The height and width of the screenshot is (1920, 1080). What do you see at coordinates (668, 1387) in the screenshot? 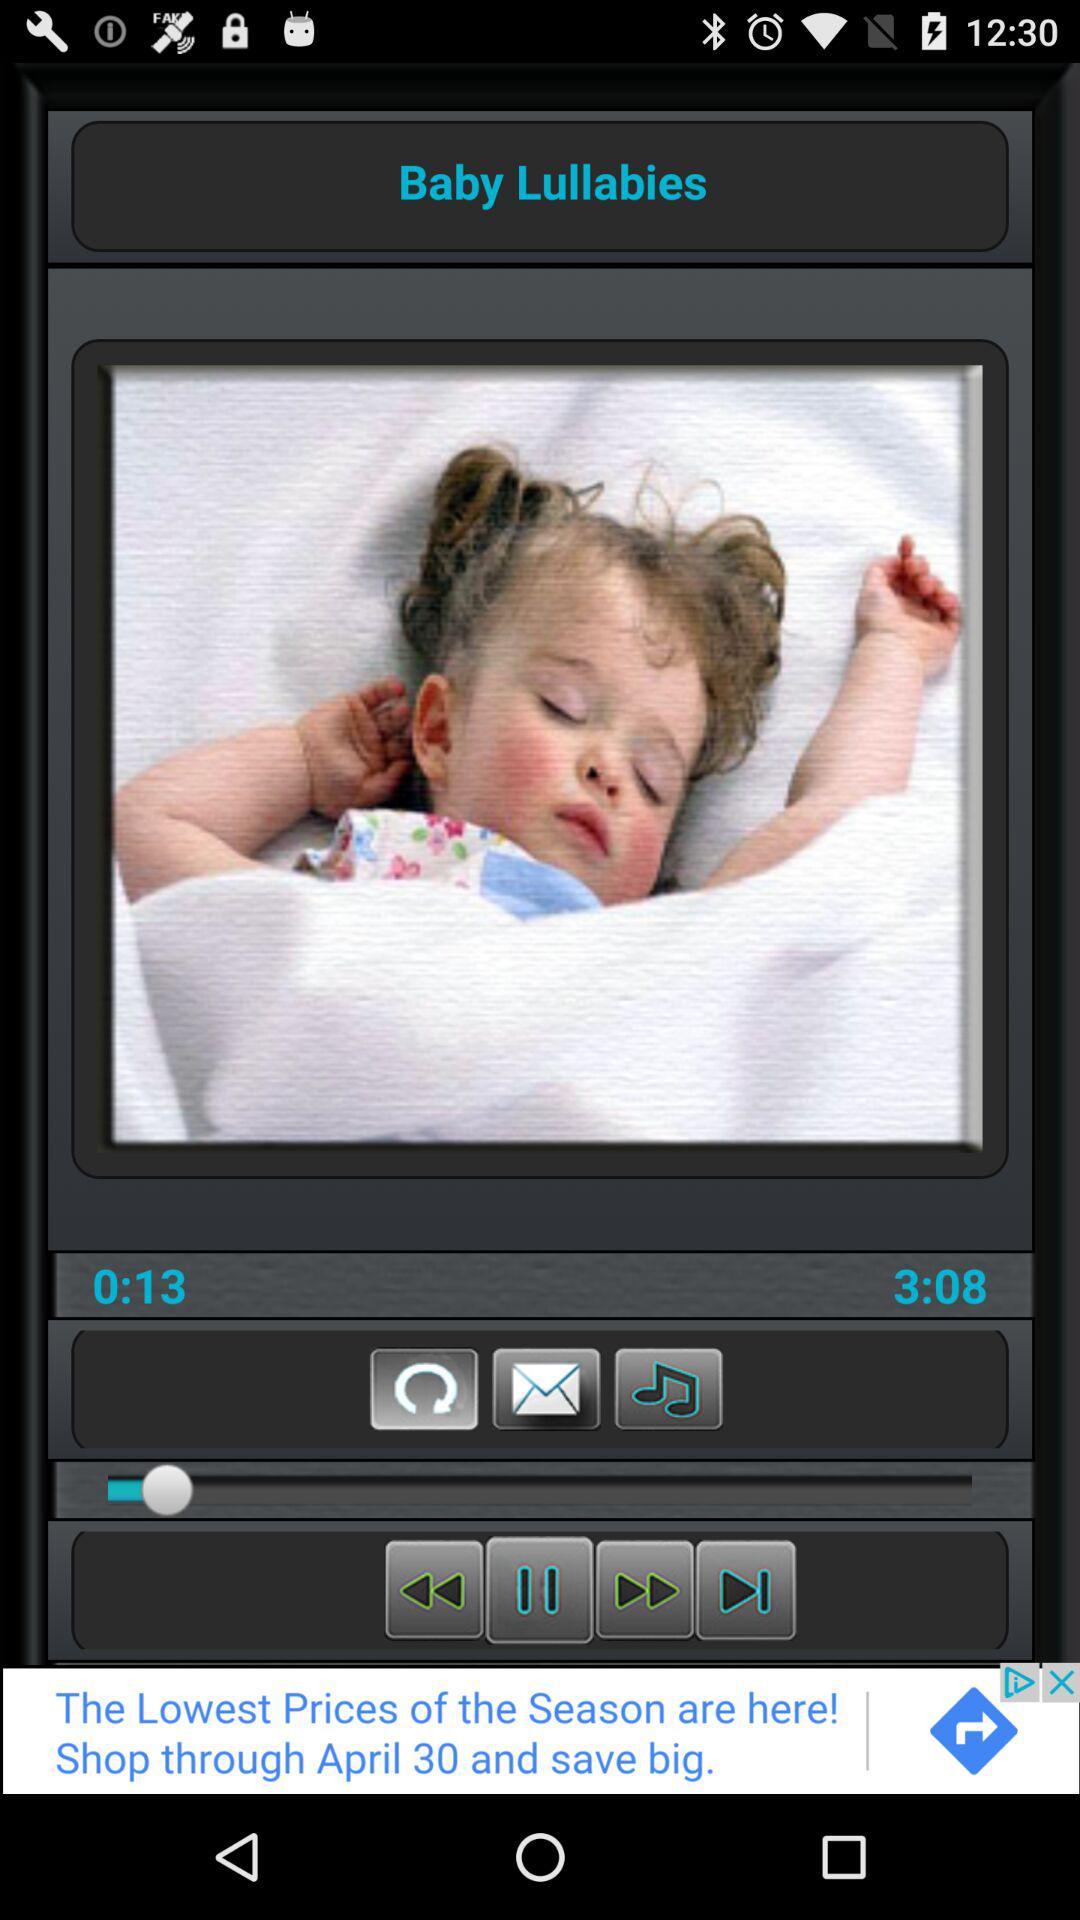
I see `a song` at bounding box center [668, 1387].